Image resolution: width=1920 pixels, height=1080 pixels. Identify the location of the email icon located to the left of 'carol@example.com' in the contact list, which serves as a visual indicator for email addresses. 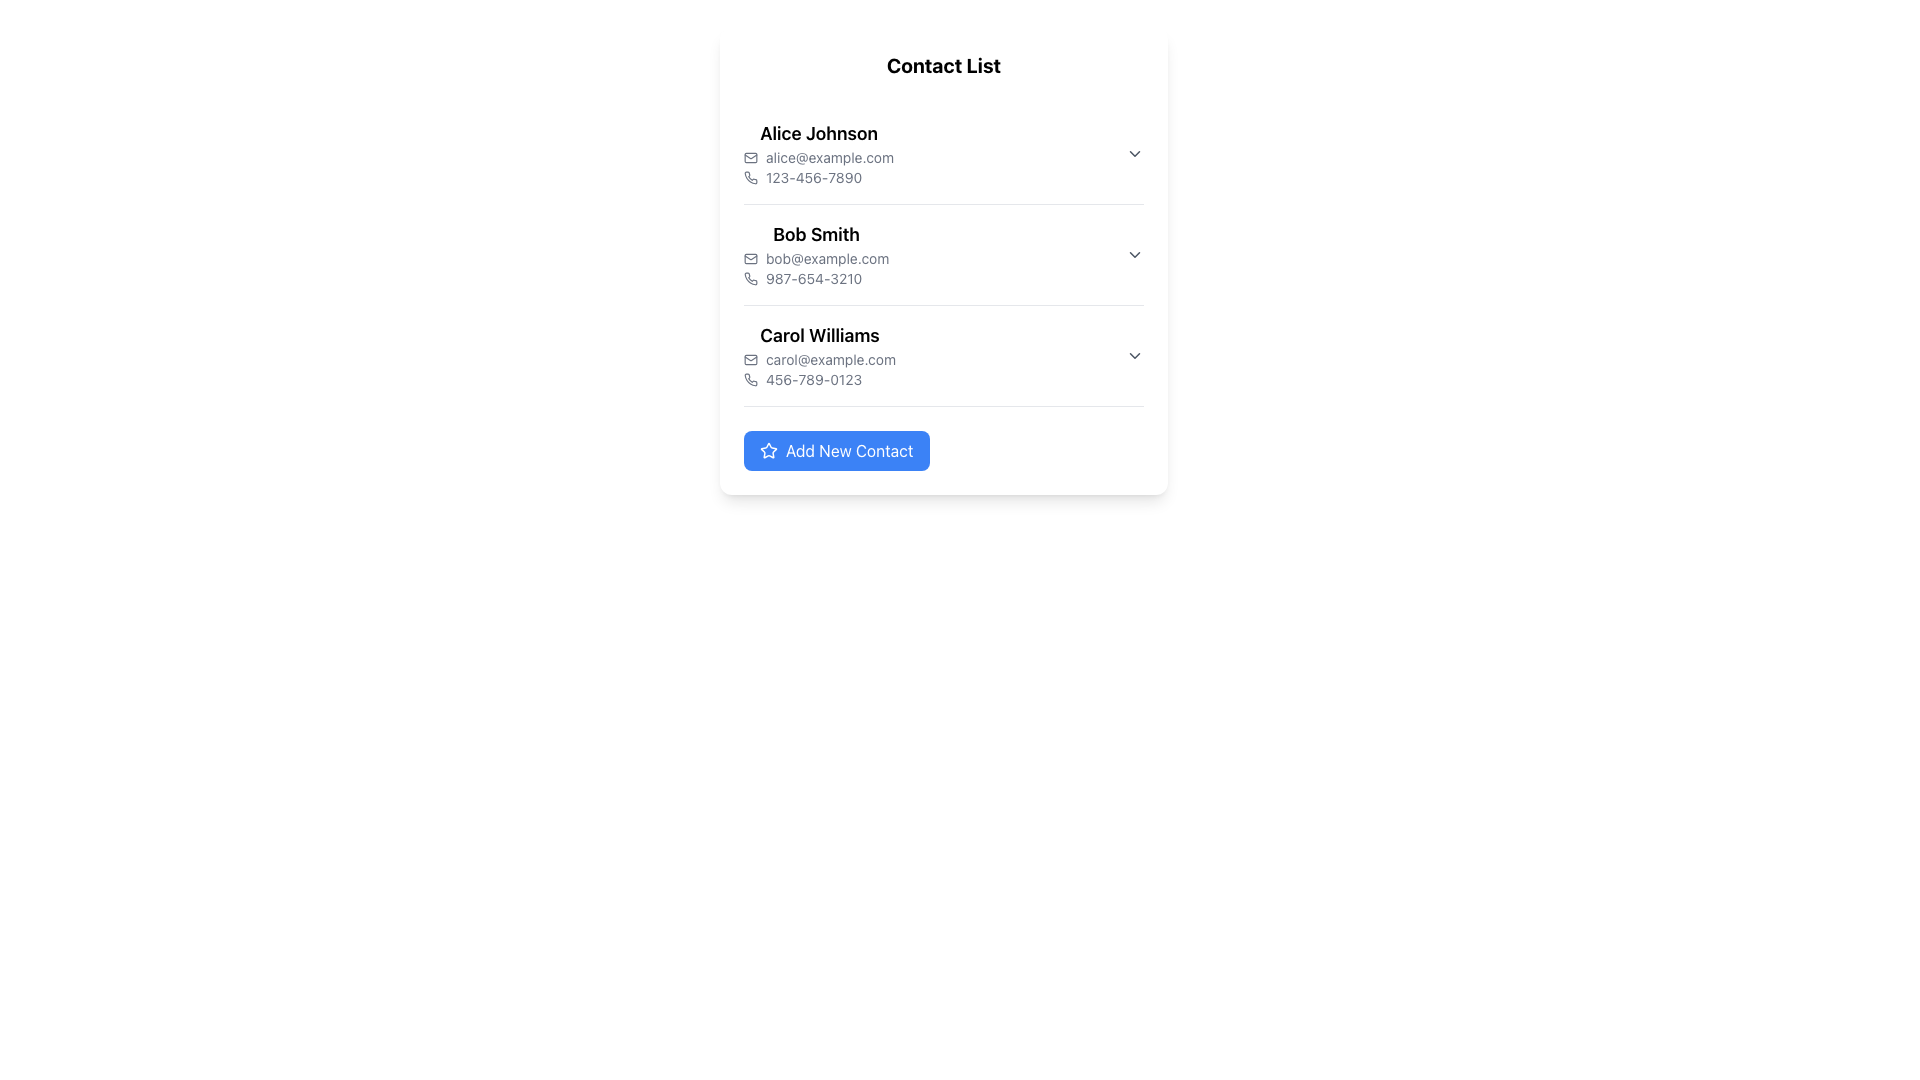
(749, 358).